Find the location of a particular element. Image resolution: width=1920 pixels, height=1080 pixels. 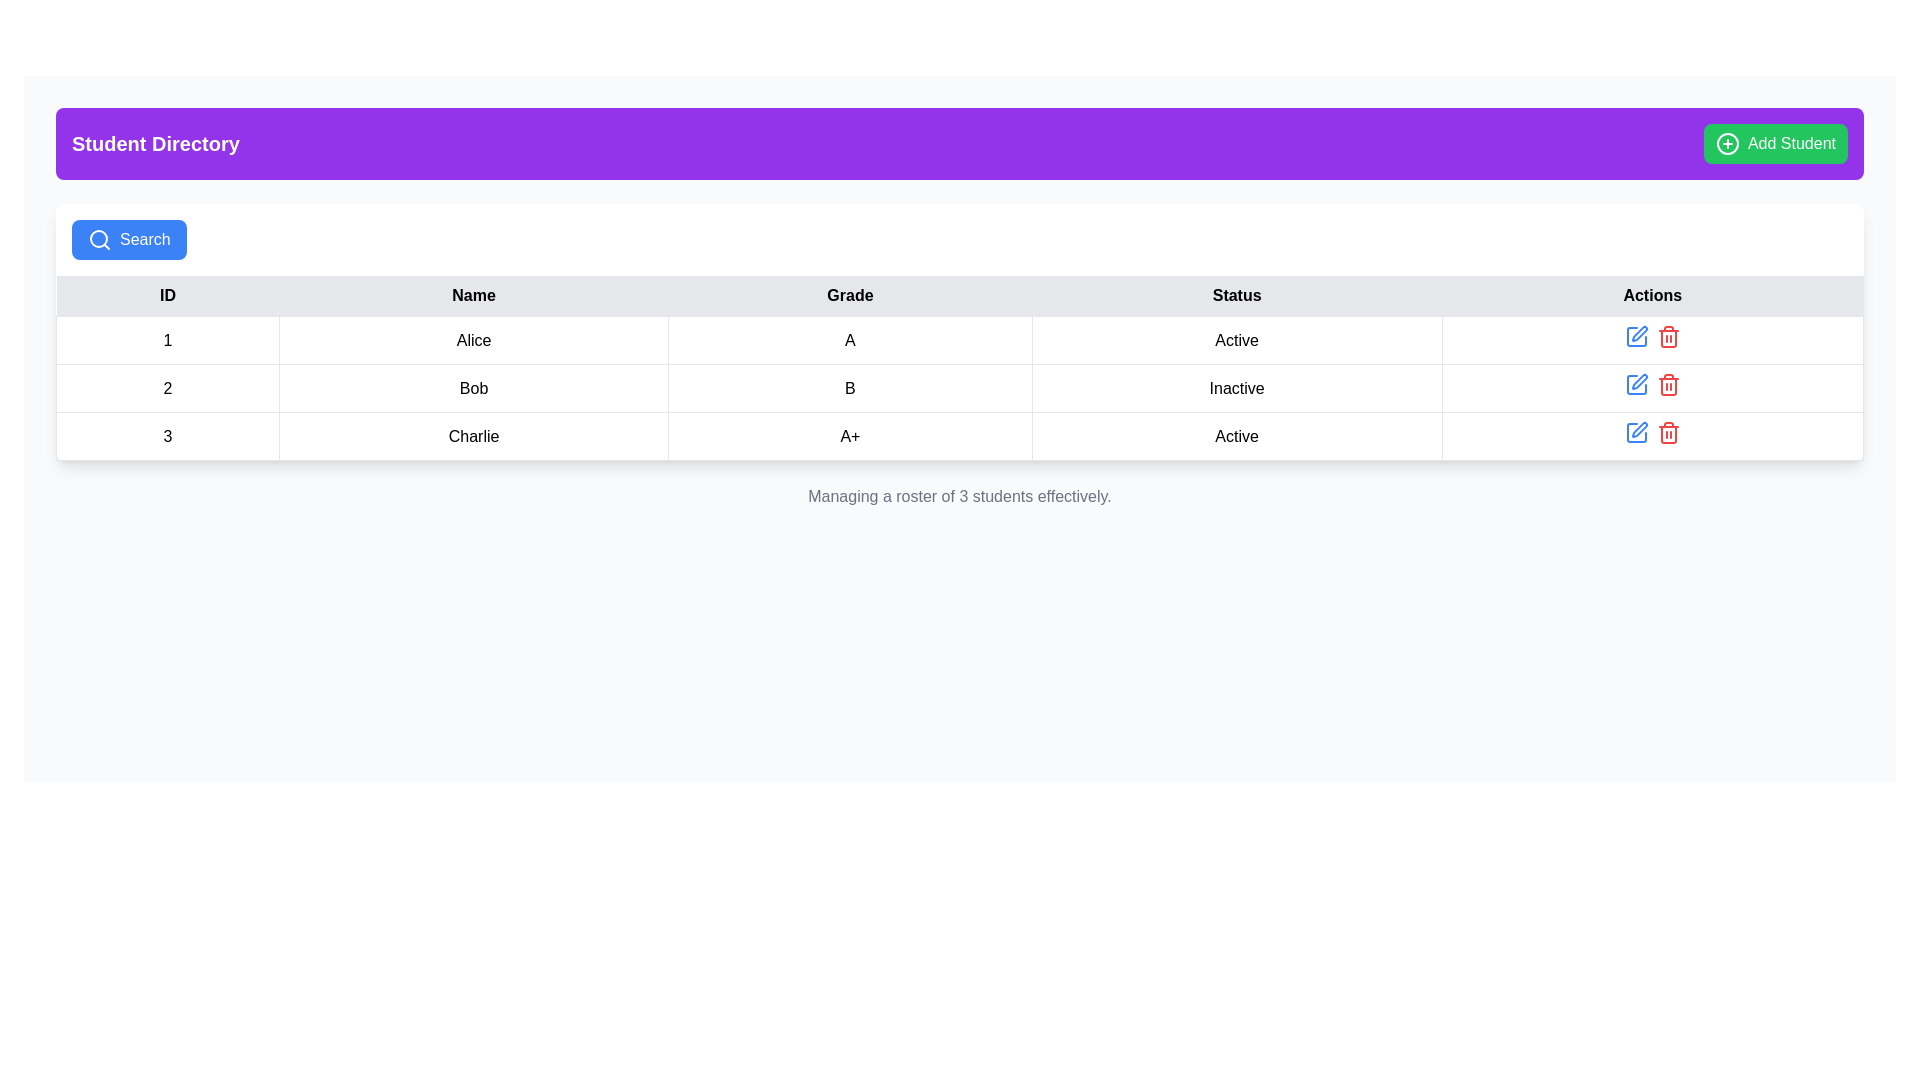

the table cell containing the number '2' in the second row of the 'ID' column is located at coordinates (168, 388).